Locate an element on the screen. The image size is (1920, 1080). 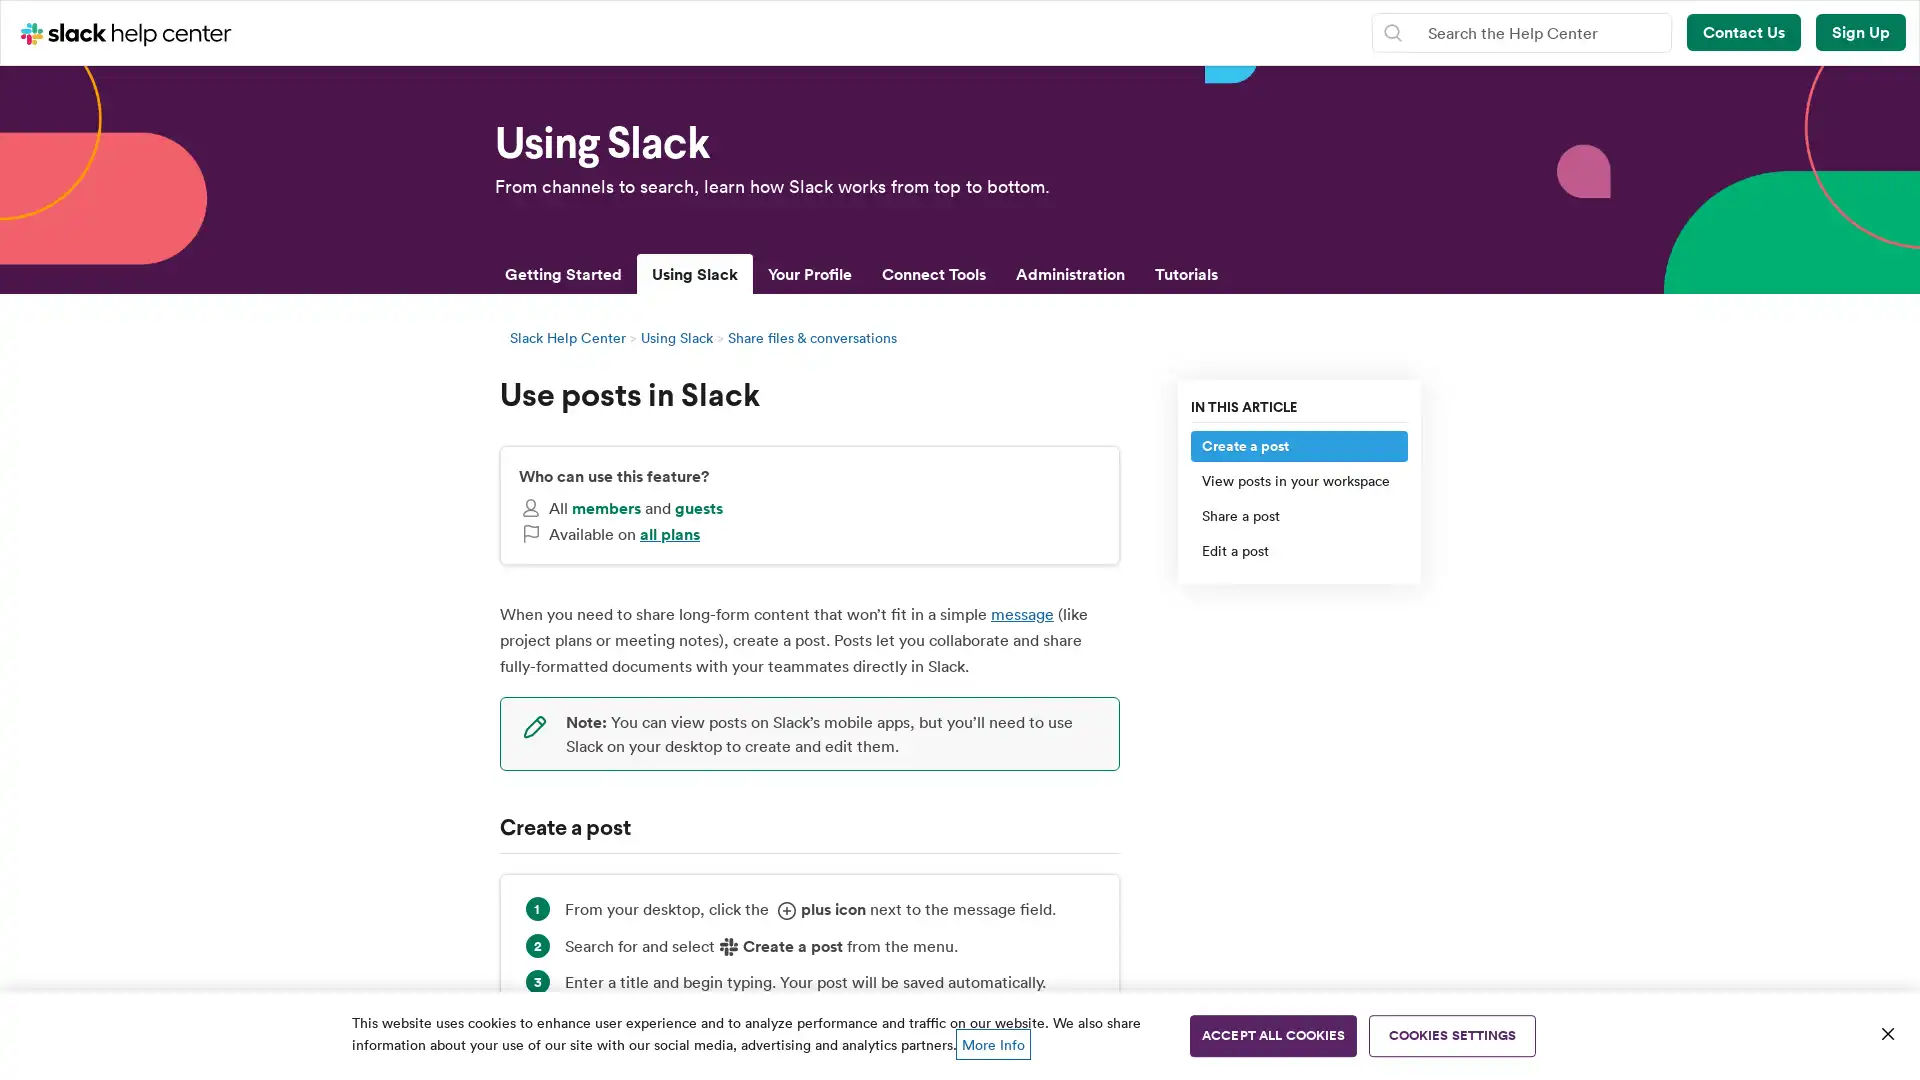
Close is located at coordinates (1886, 1033).